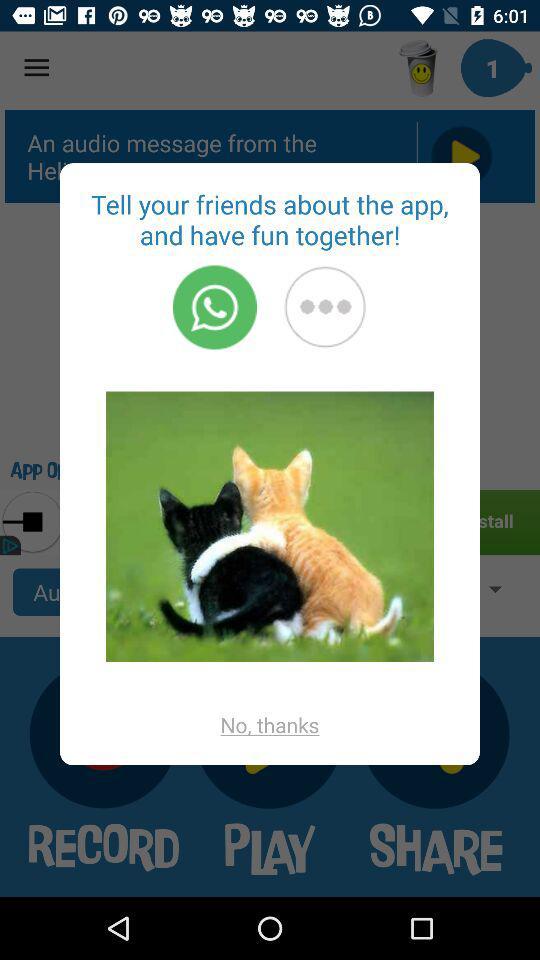 The width and height of the screenshot is (540, 960). What do you see at coordinates (213, 307) in the screenshot?
I see `open whatsapp` at bounding box center [213, 307].